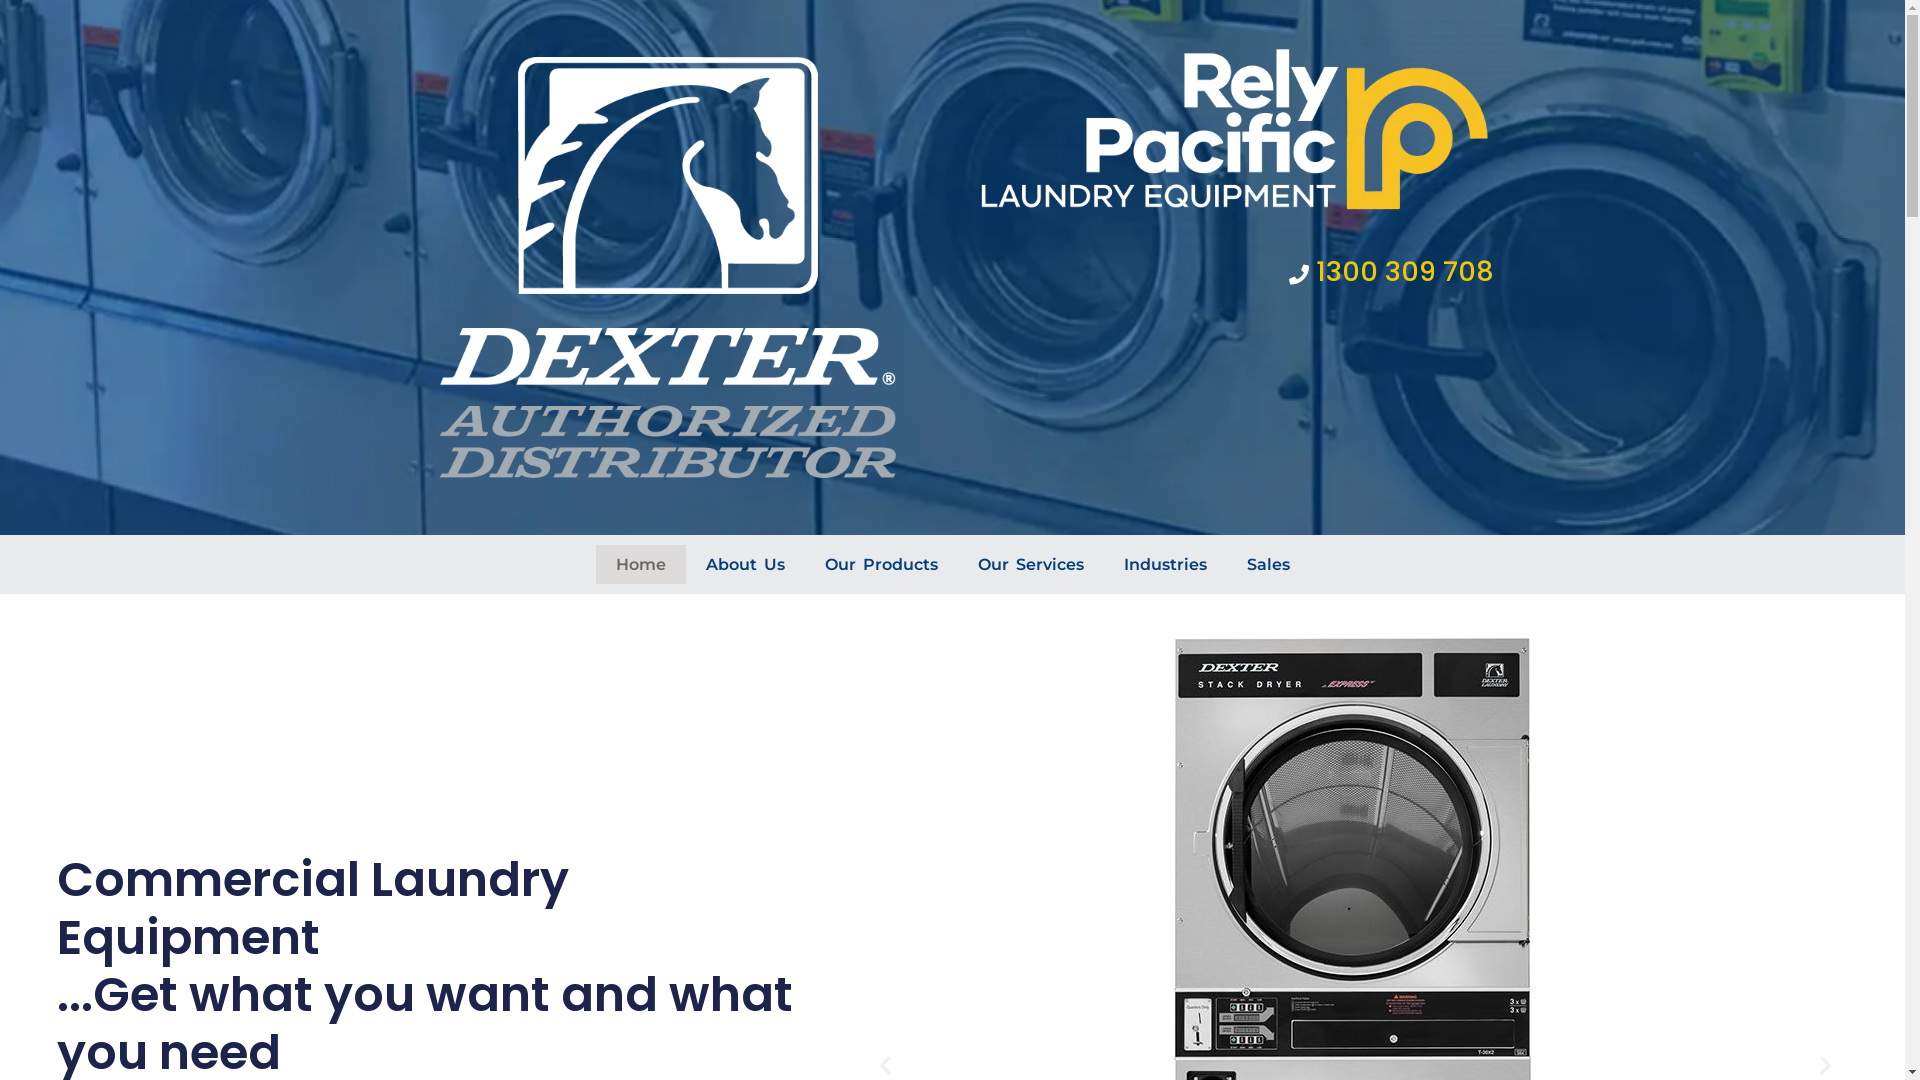 The image size is (1920, 1080). I want to click on 'Sales', so click(1224, 564).